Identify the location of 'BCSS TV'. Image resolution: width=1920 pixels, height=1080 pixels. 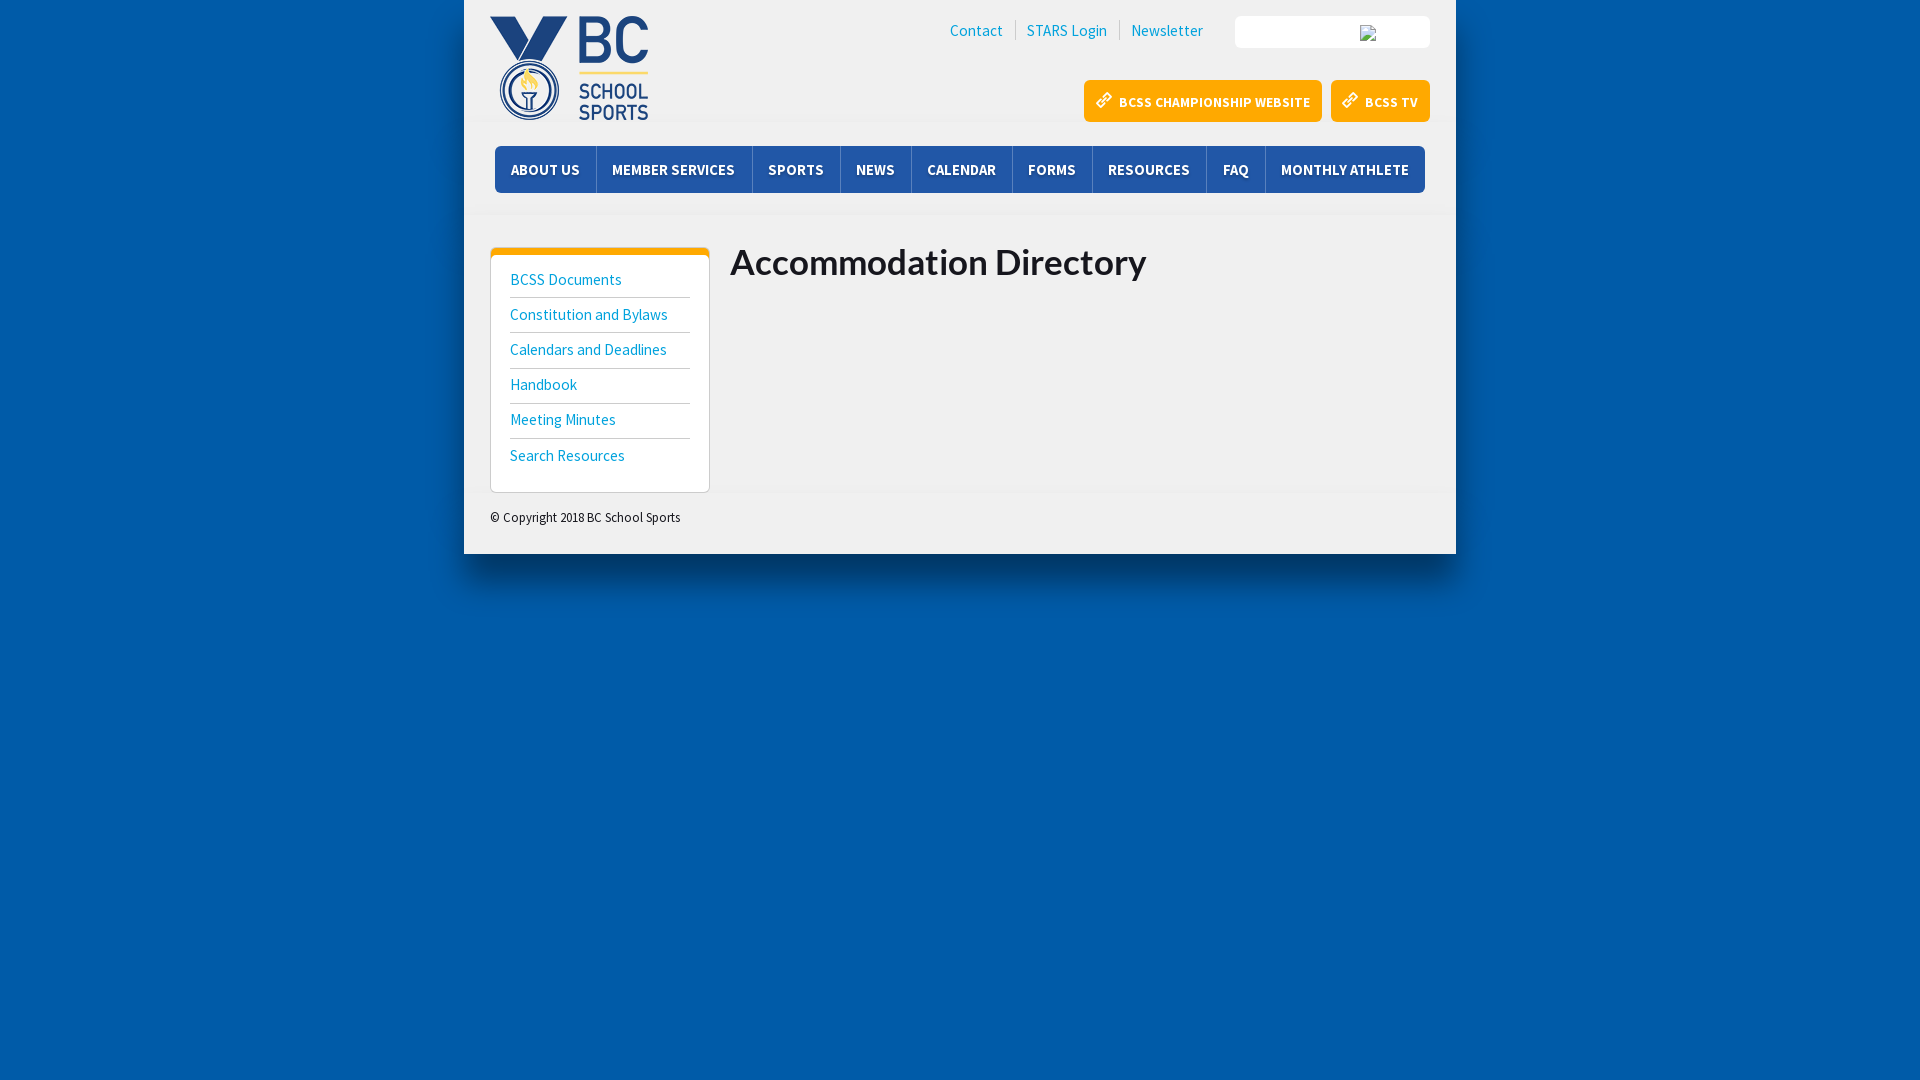
(1379, 100).